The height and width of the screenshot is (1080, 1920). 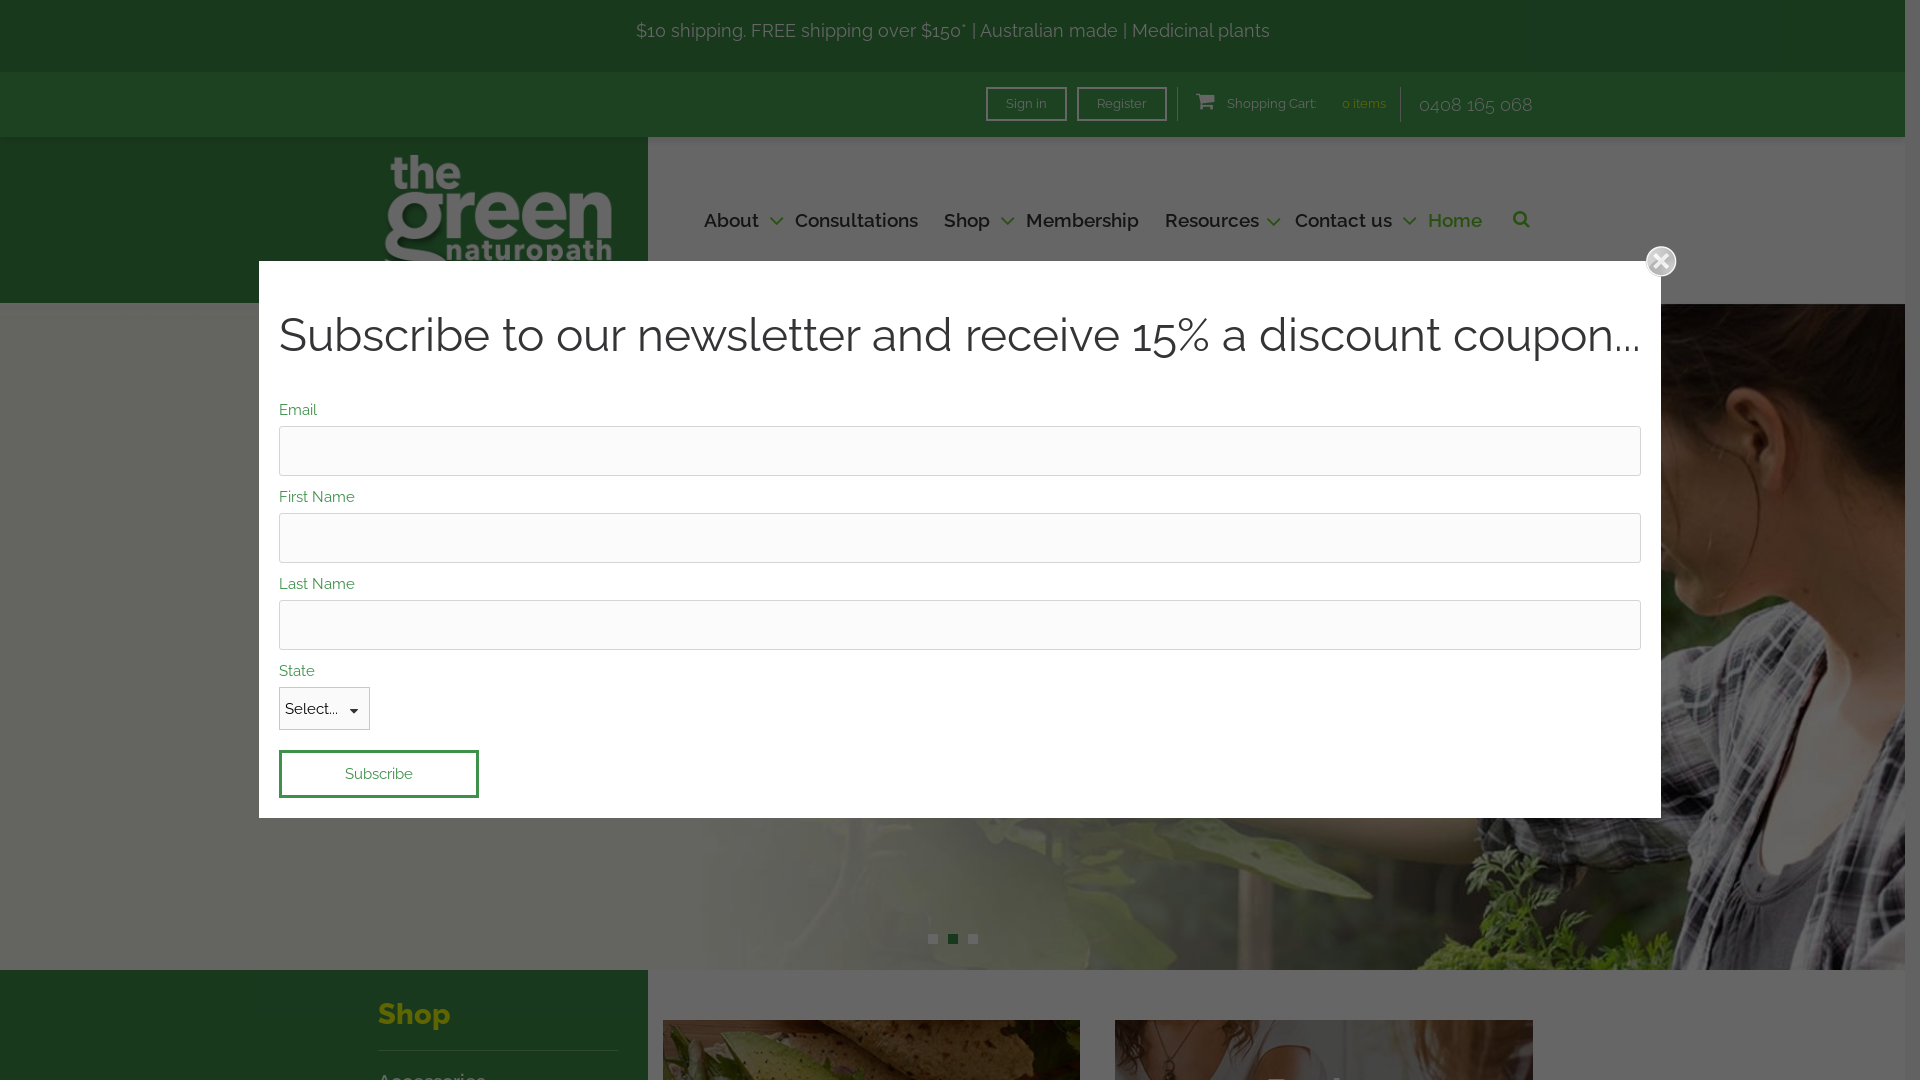 I want to click on 'Register', so click(x=1122, y=103).